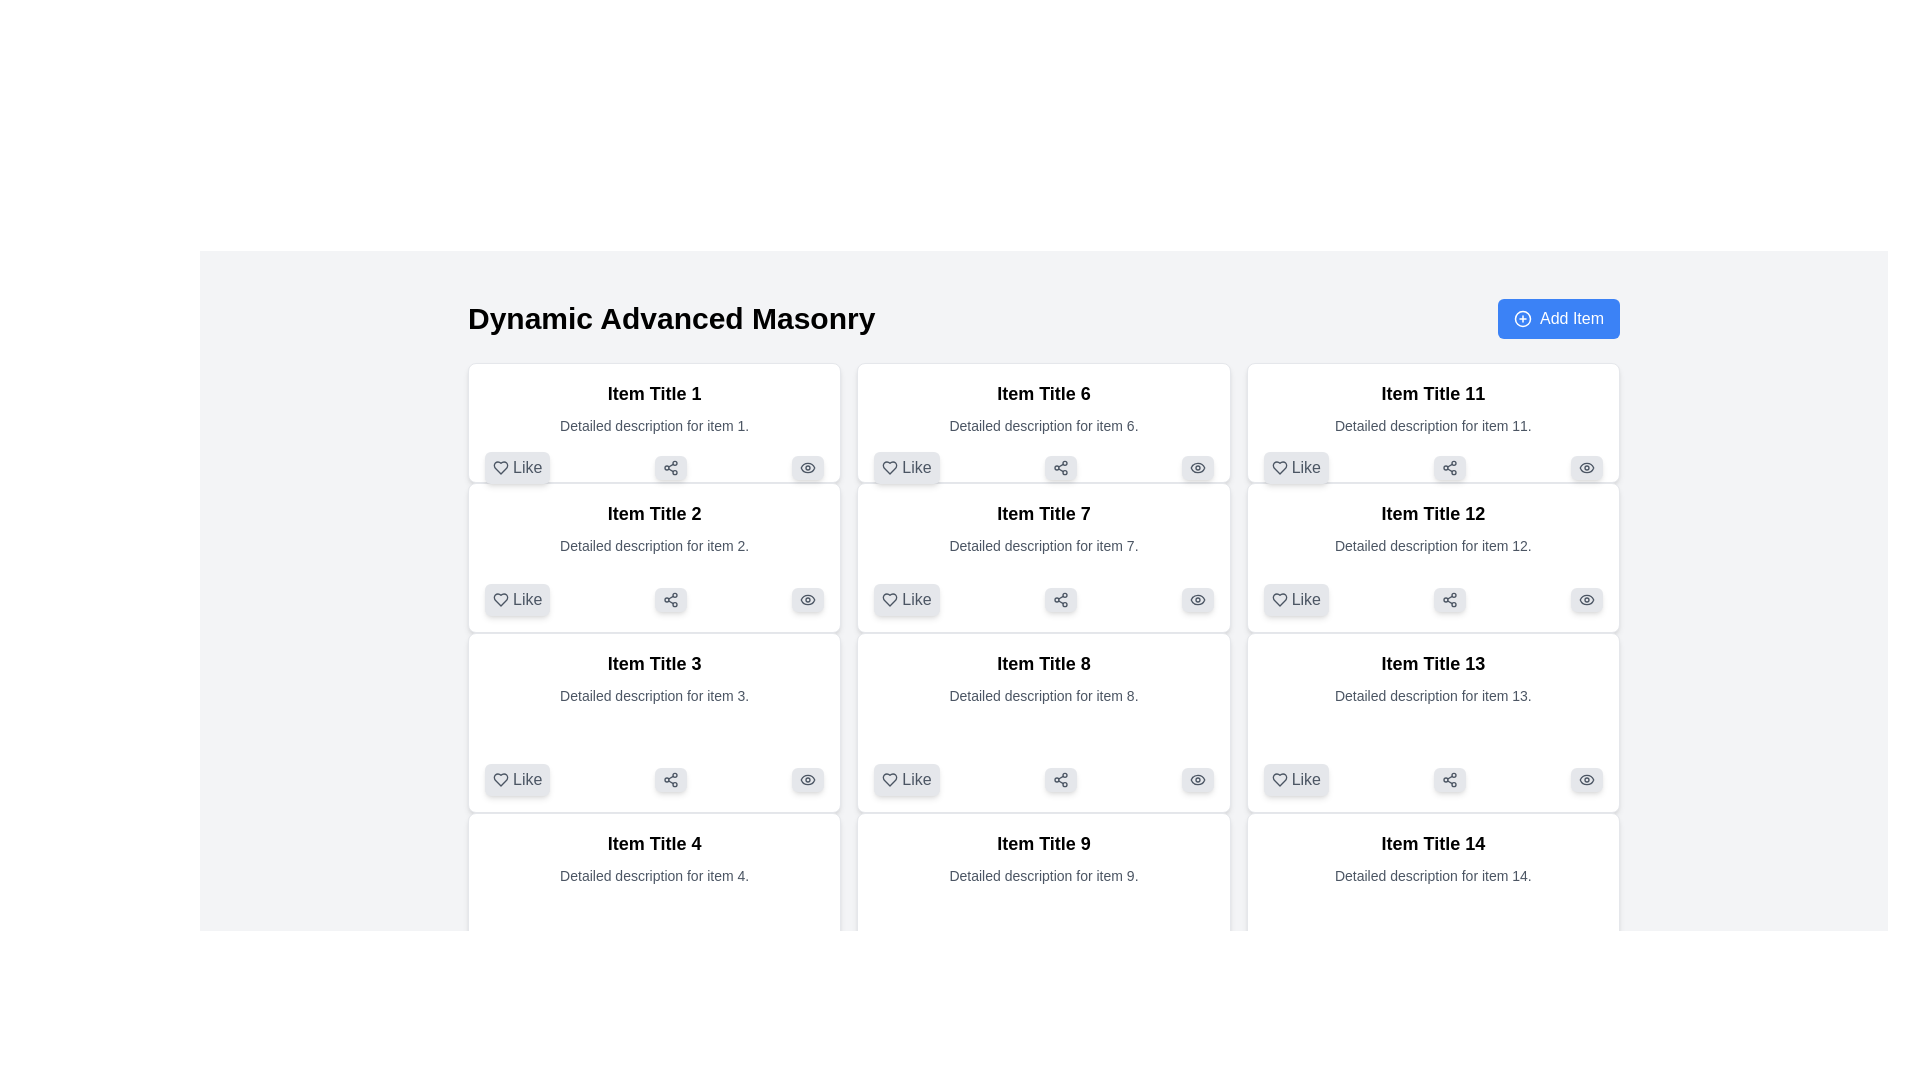  What do you see at coordinates (808, 467) in the screenshot?
I see `the visibility button with an eye icon located beneath 'Item Title 1'` at bounding box center [808, 467].